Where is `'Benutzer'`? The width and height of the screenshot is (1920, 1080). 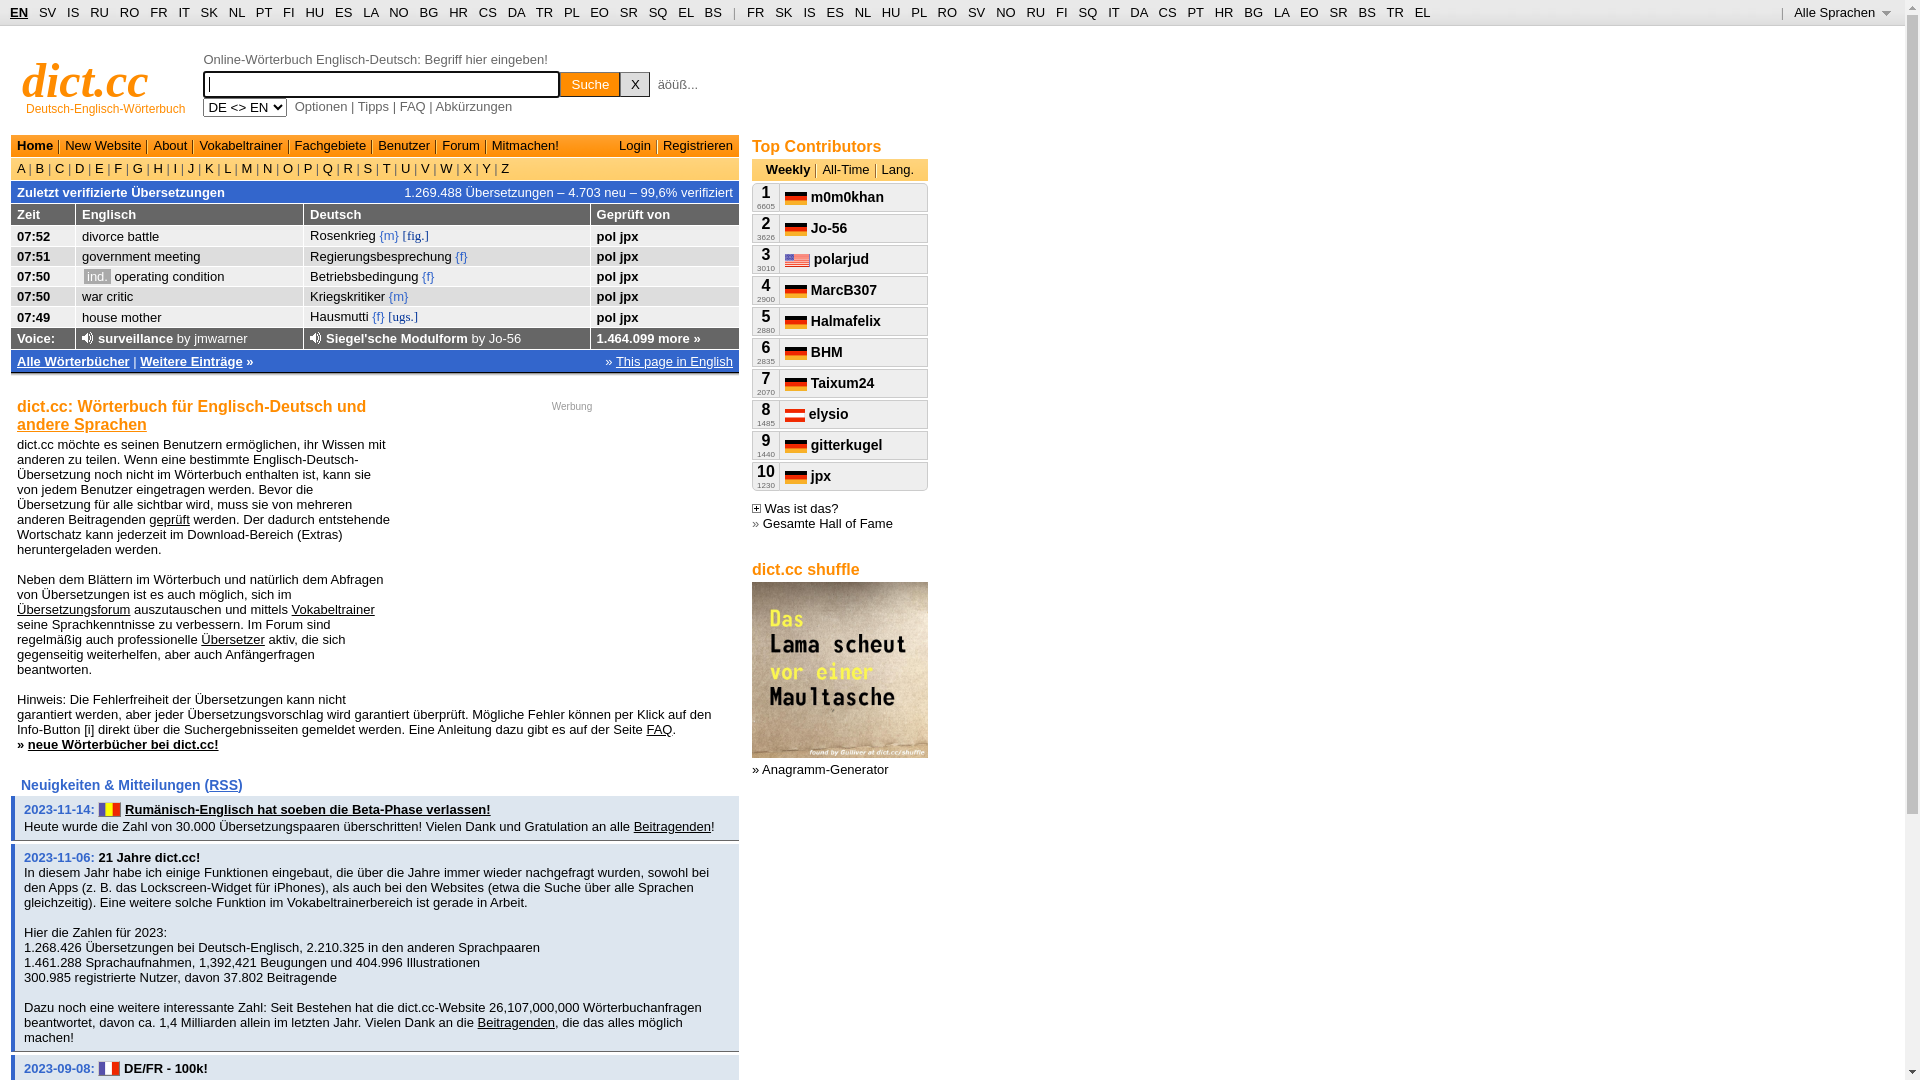
'Benutzer' is located at coordinates (402, 144).